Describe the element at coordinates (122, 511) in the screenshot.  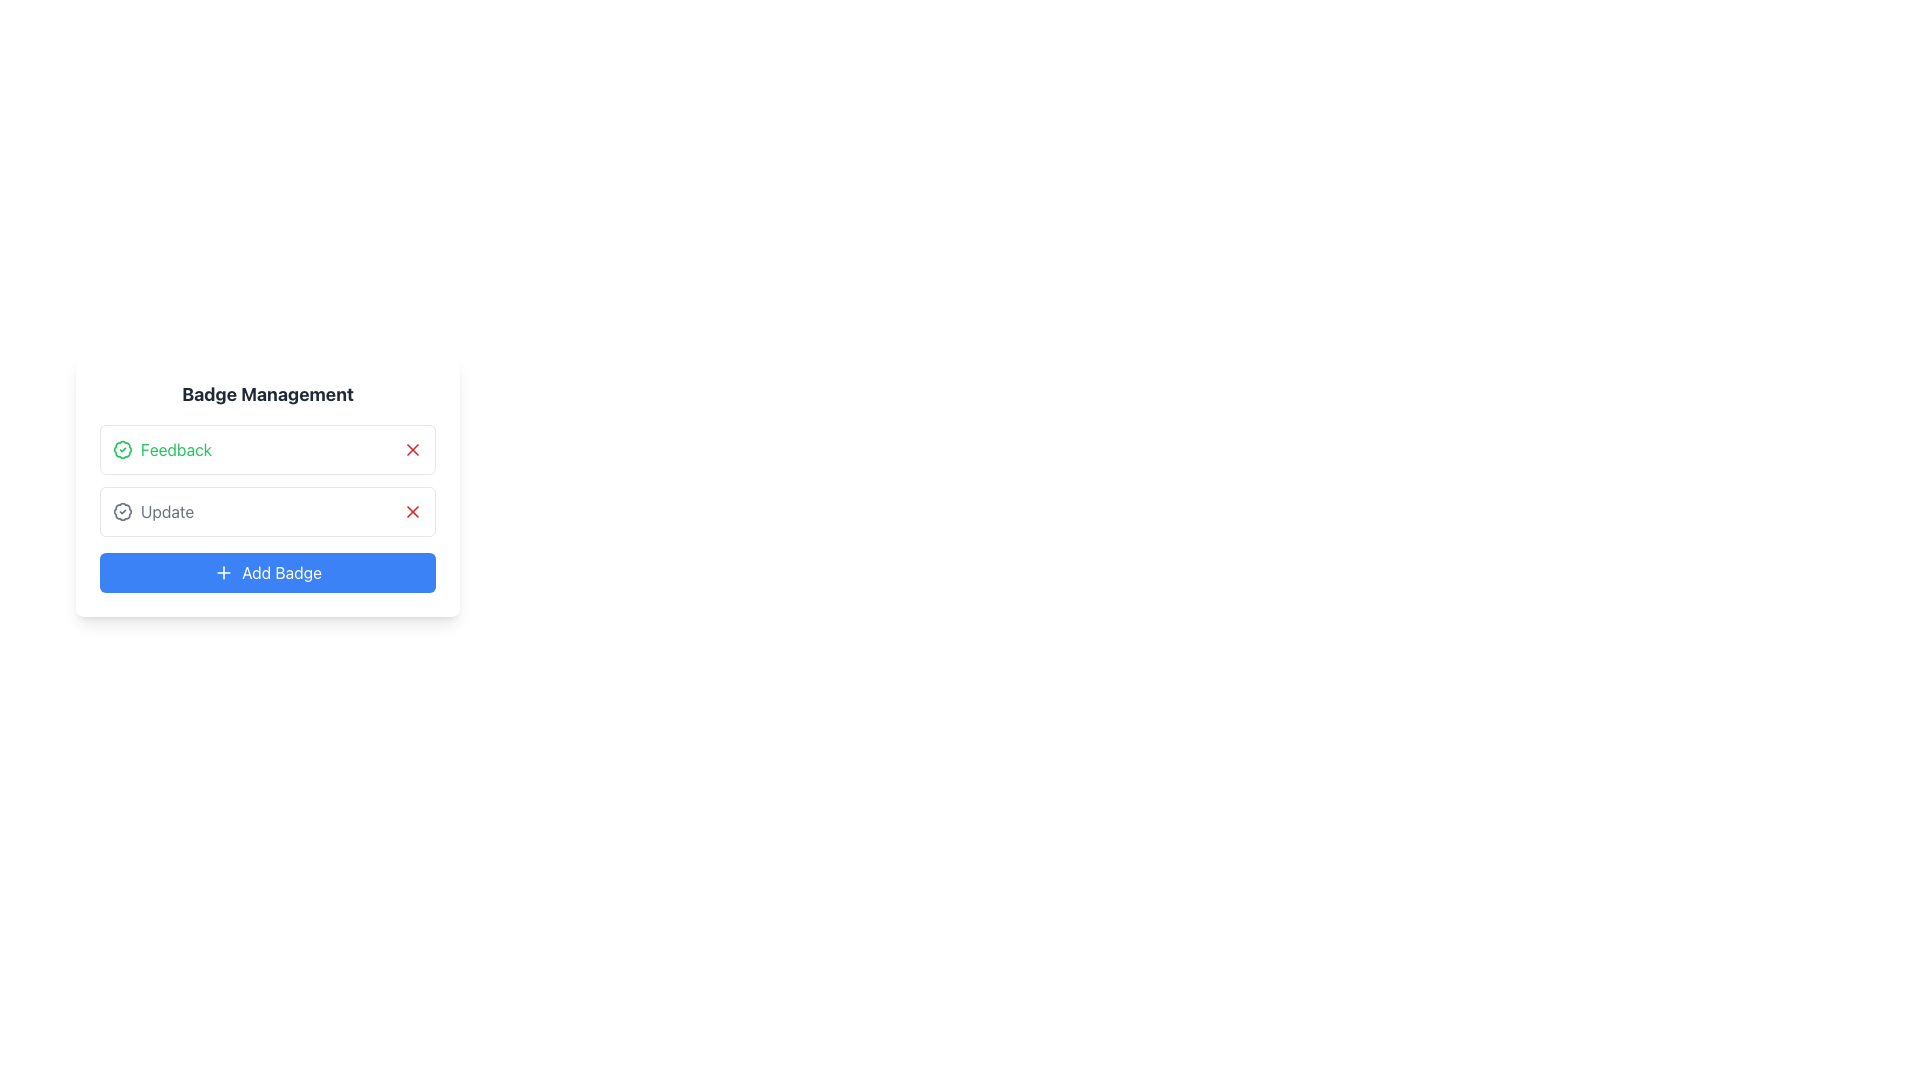
I see `the circular badge icon with a scalloped edge that contains a checkmark symbol` at that location.